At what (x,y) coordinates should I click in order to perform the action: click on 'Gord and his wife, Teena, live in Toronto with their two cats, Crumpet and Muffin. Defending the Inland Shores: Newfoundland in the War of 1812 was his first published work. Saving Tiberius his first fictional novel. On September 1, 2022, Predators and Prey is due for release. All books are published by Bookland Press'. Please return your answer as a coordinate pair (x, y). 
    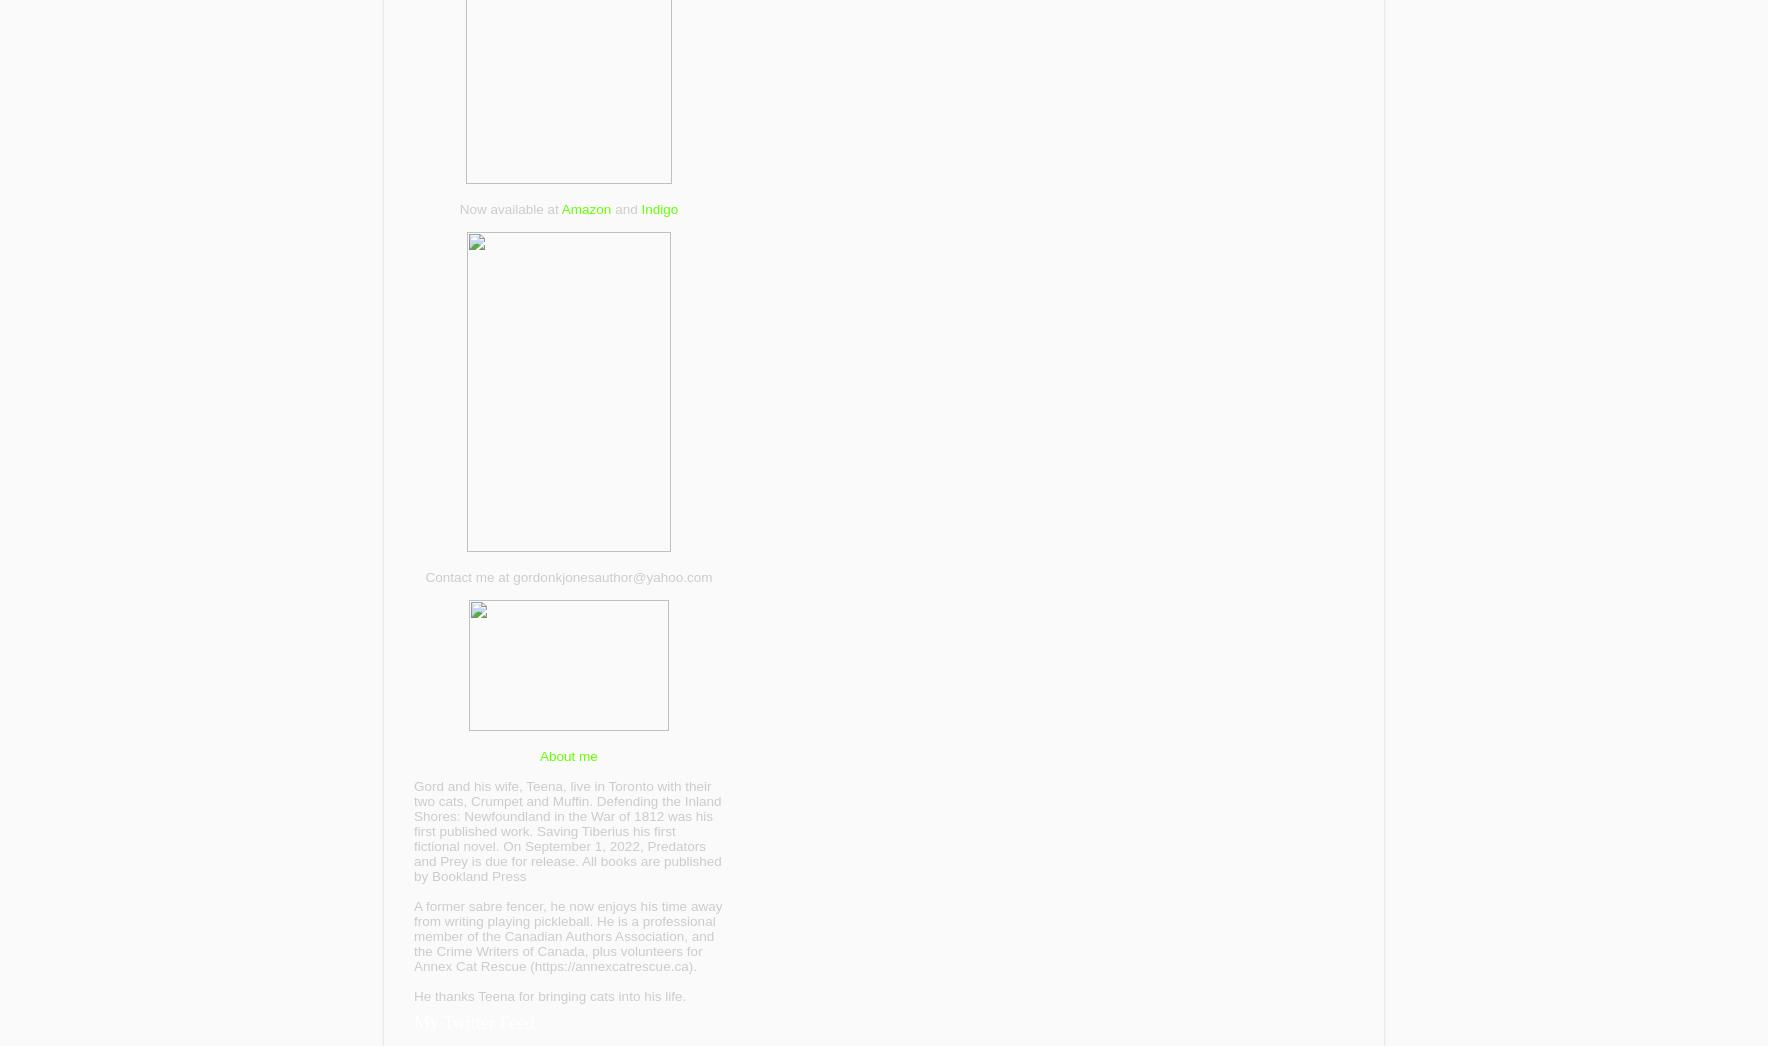
    Looking at the image, I should click on (566, 830).